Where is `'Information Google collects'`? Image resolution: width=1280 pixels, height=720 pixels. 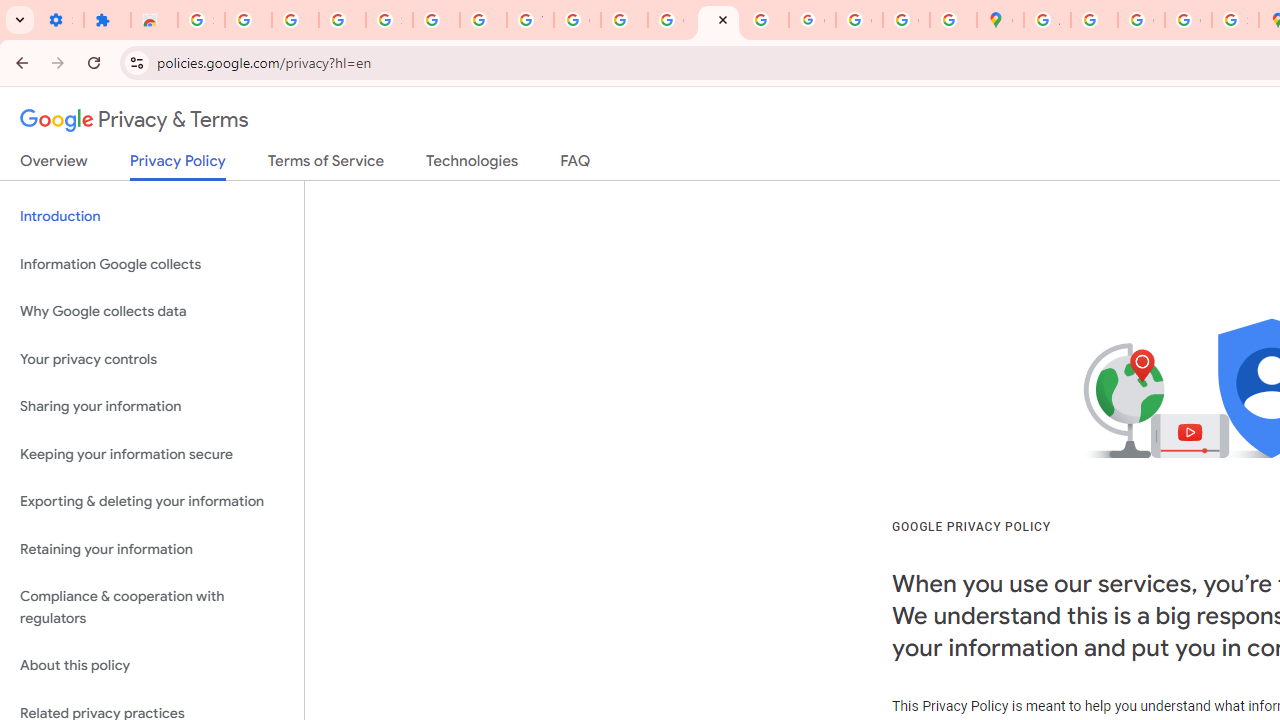
'Information Google collects' is located at coordinates (151, 263).